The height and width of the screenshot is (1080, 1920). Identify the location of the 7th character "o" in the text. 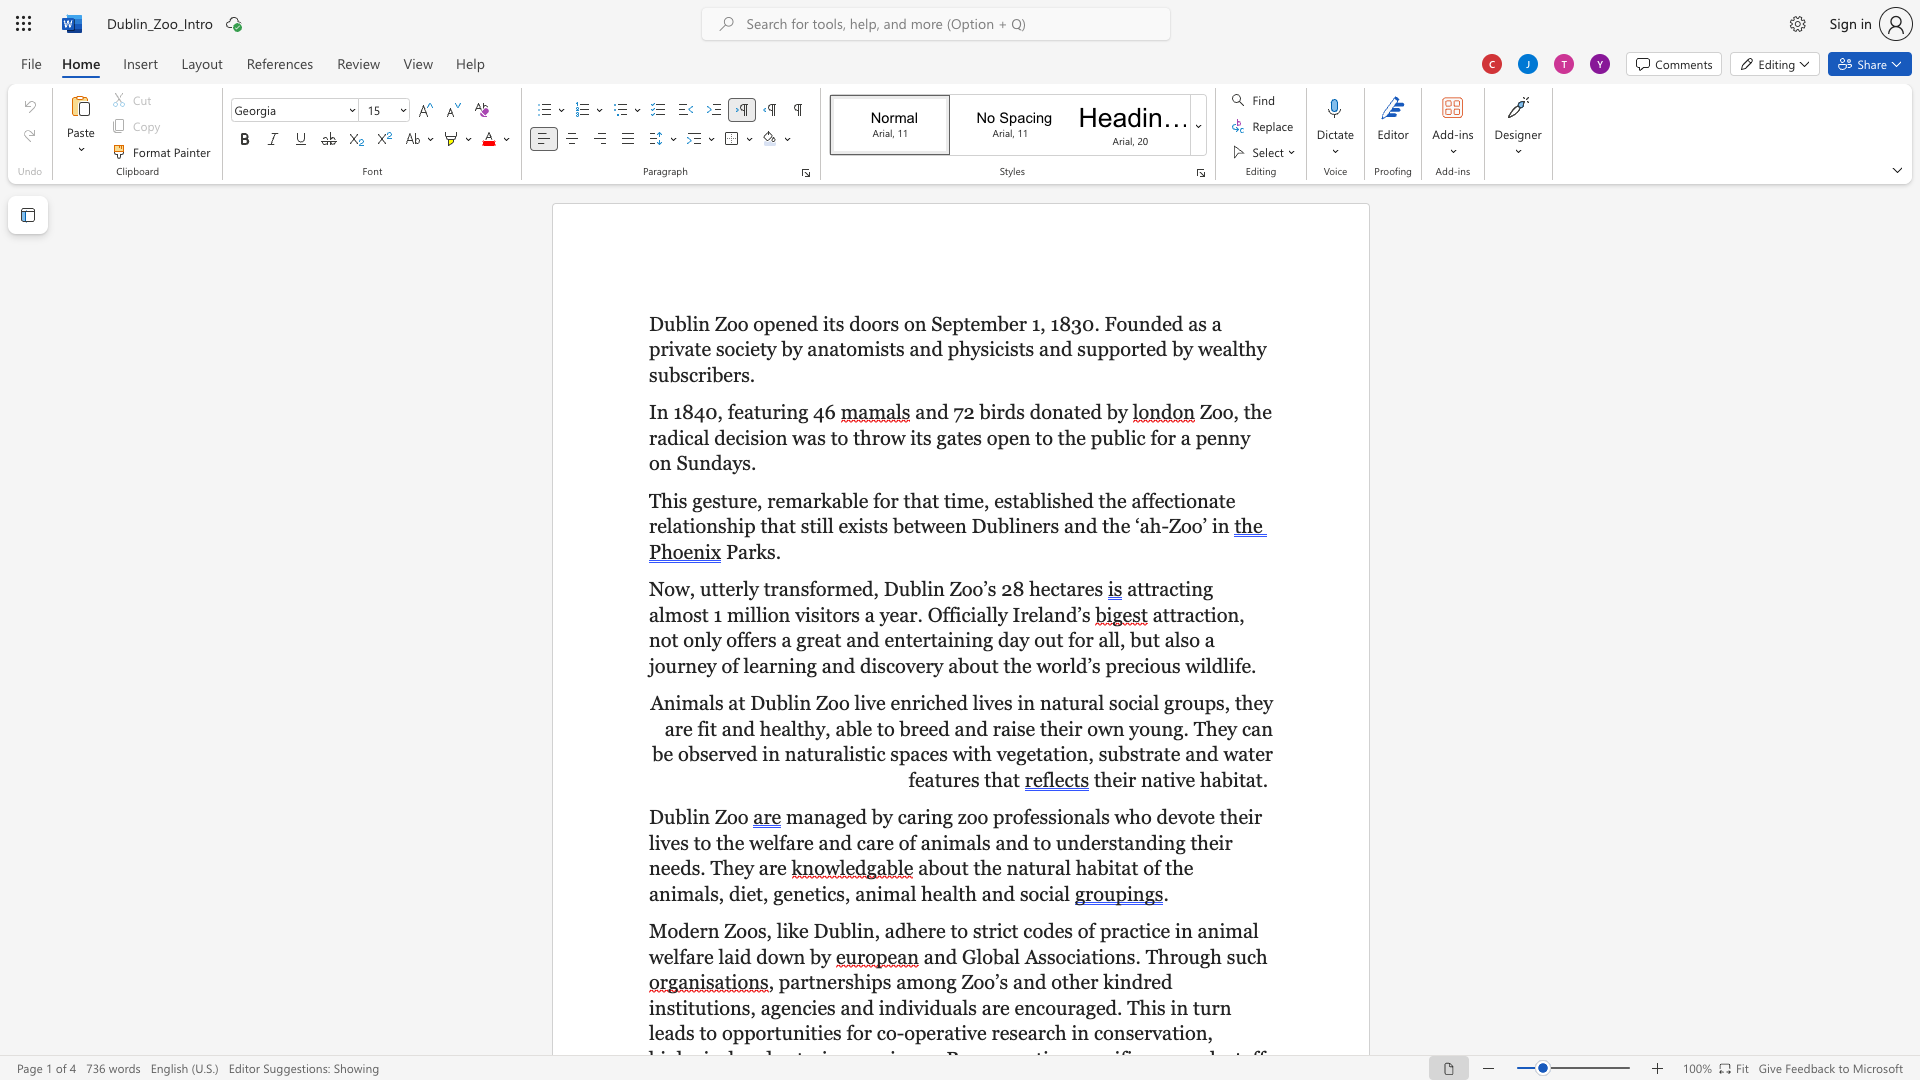
(1144, 728).